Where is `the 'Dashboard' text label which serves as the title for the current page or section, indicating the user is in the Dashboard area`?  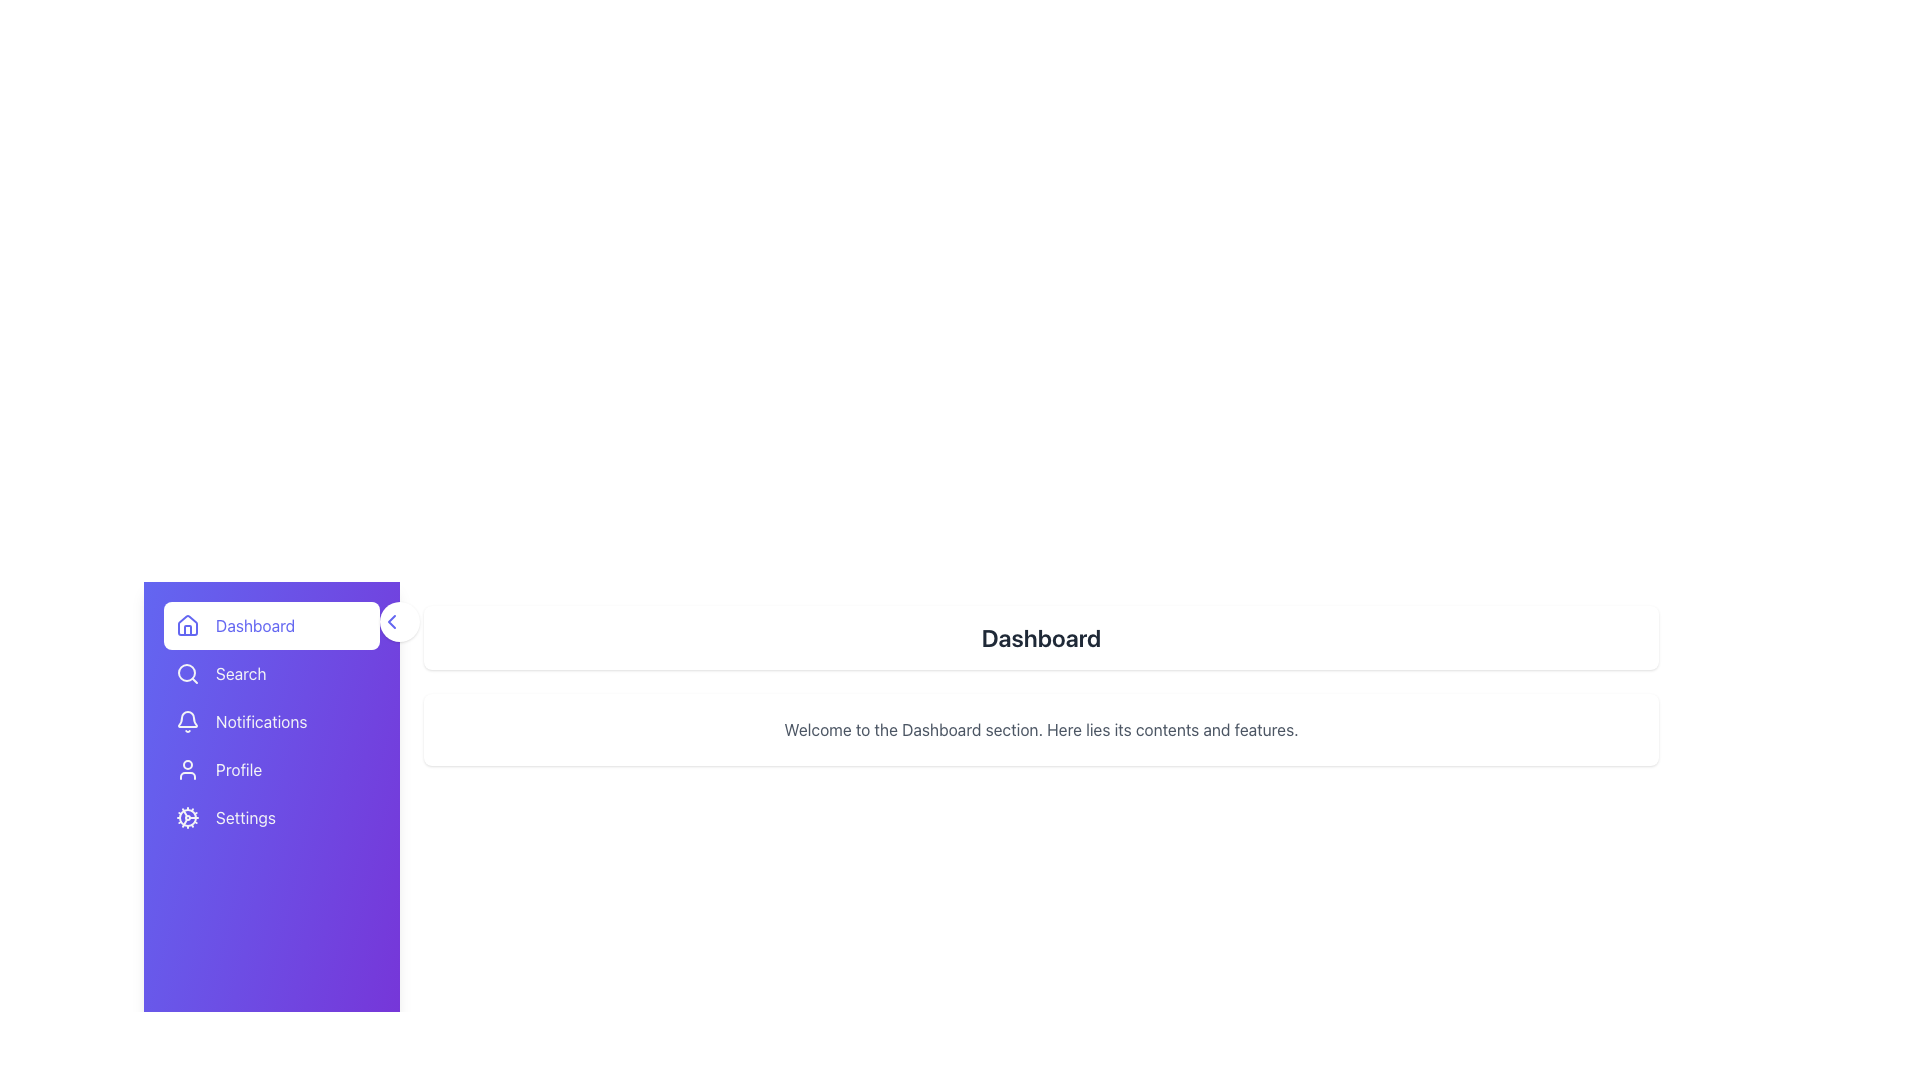 the 'Dashboard' text label which serves as the title for the current page or section, indicating the user is in the Dashboard area is located at coordinates (1040, 637).